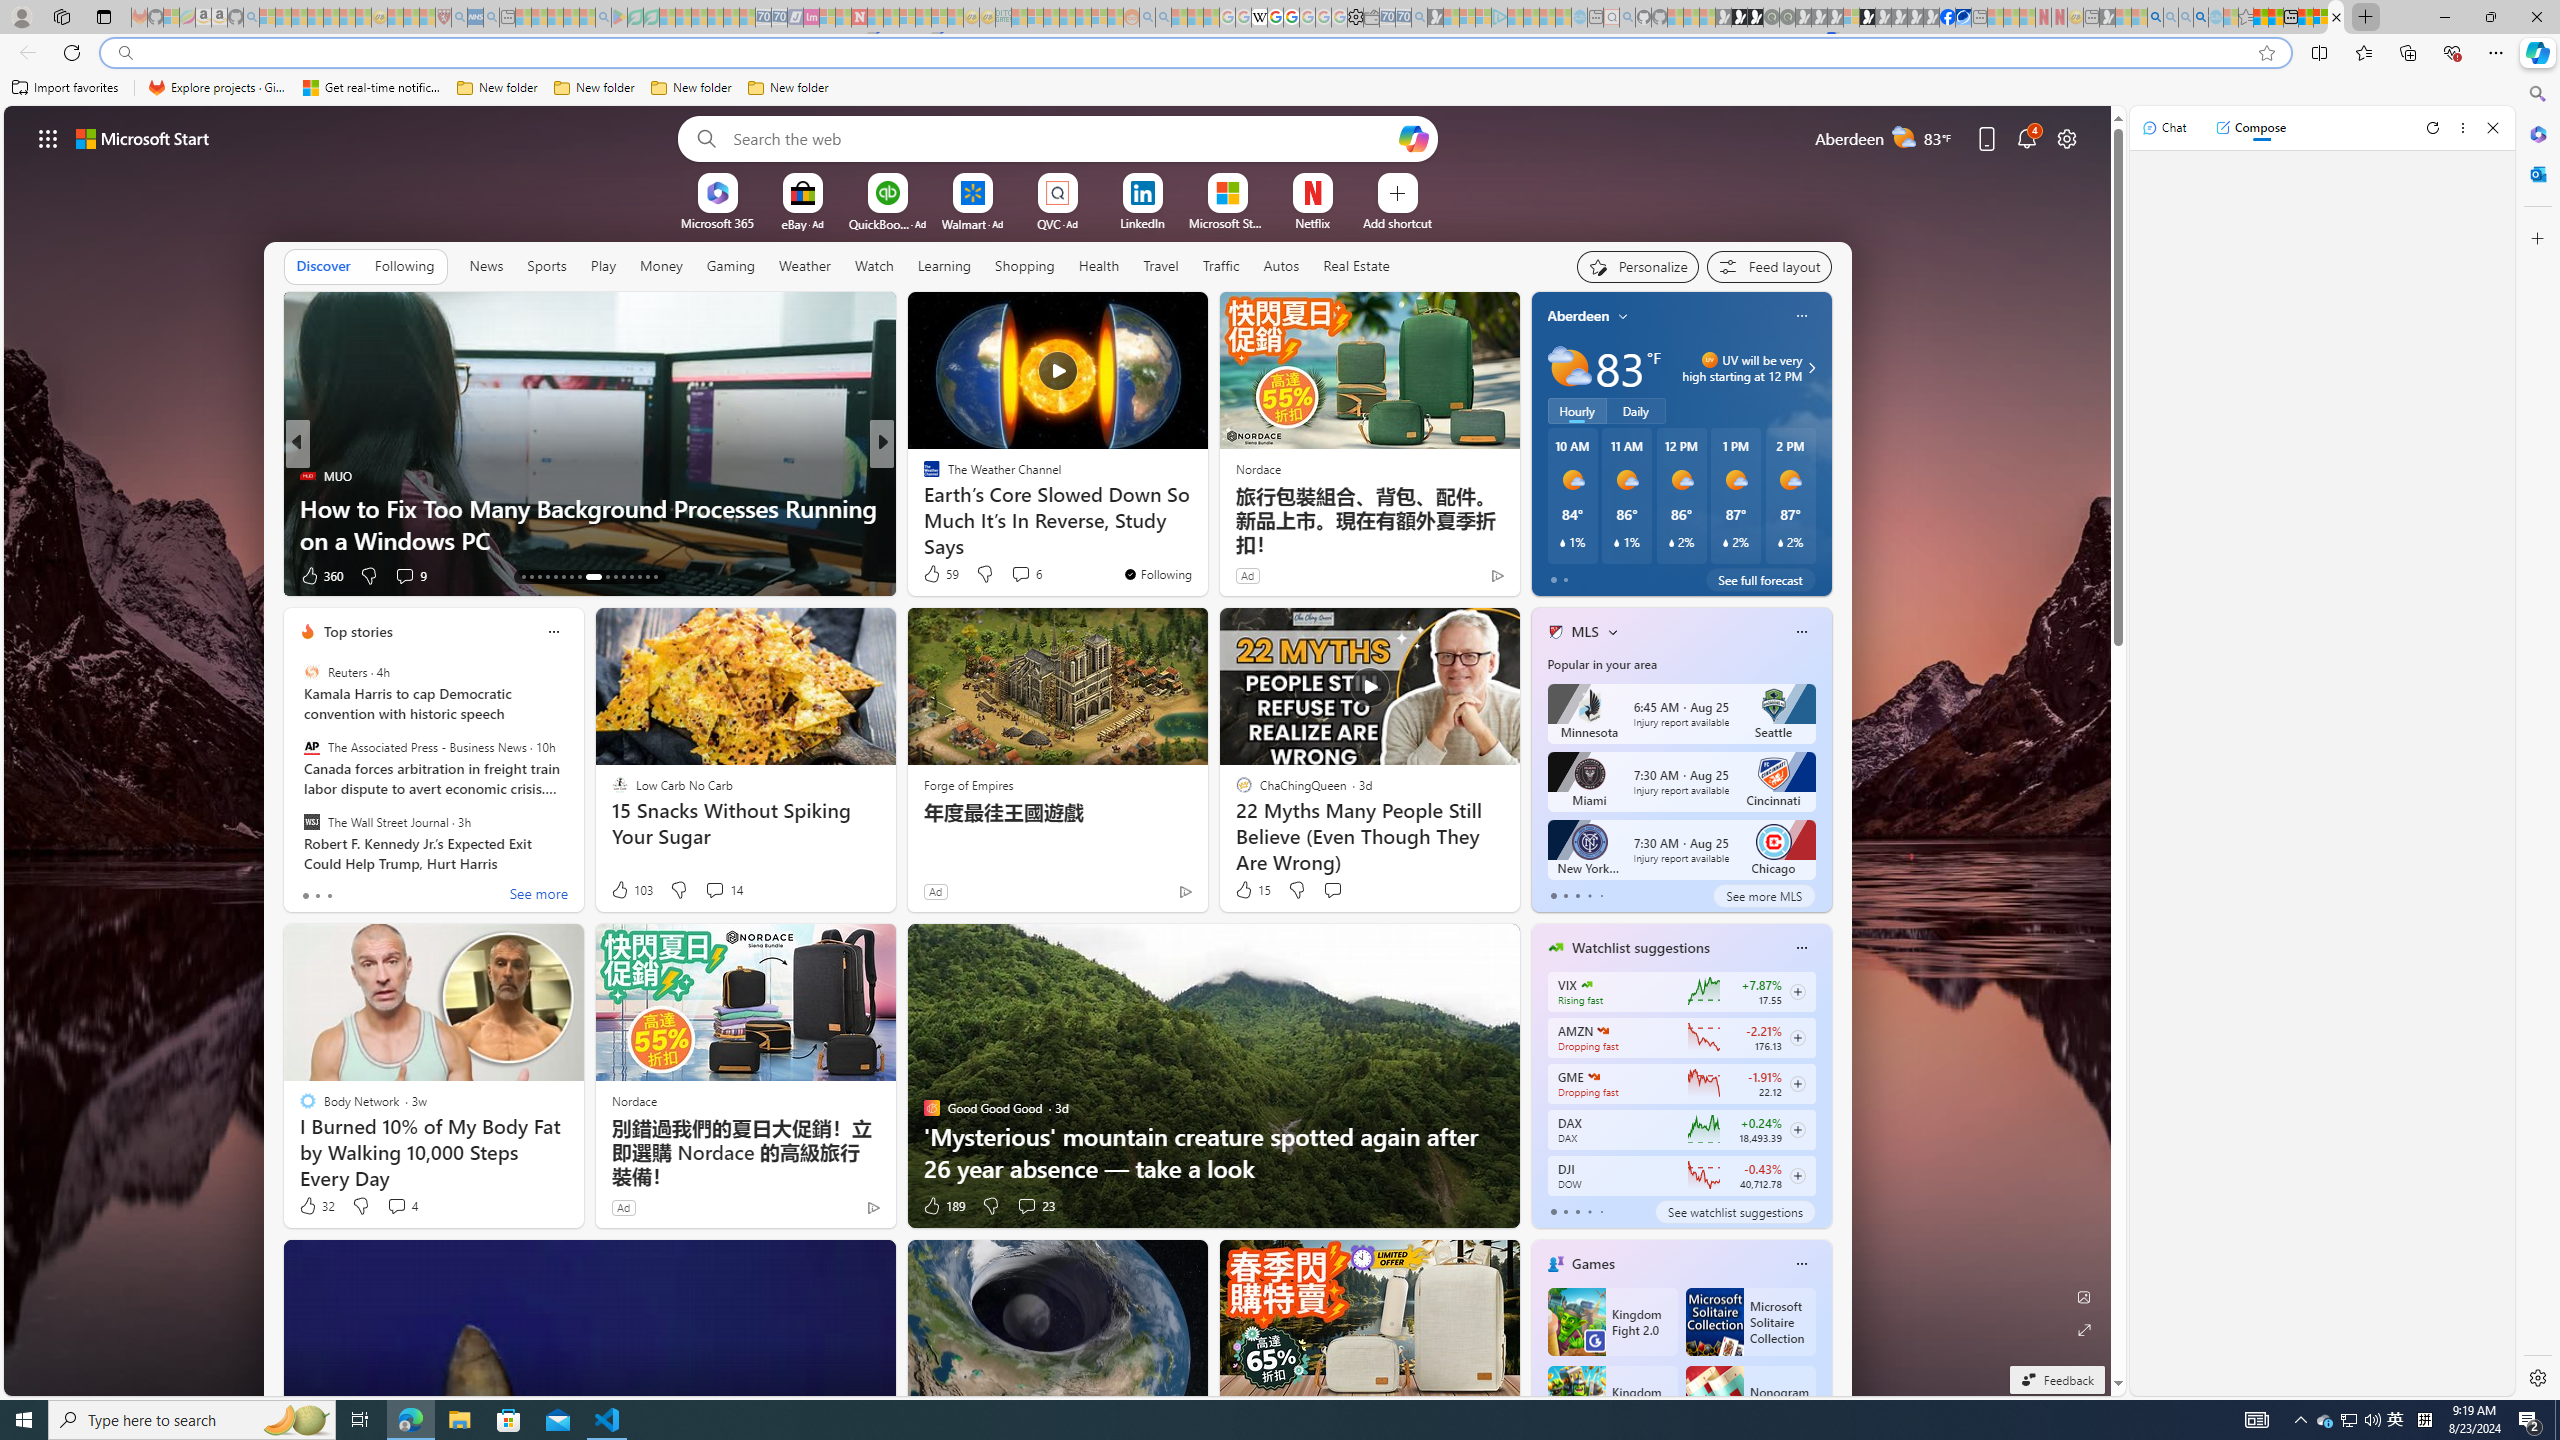  I want to click on 'Bing AI - Search', so click(2155, 16).